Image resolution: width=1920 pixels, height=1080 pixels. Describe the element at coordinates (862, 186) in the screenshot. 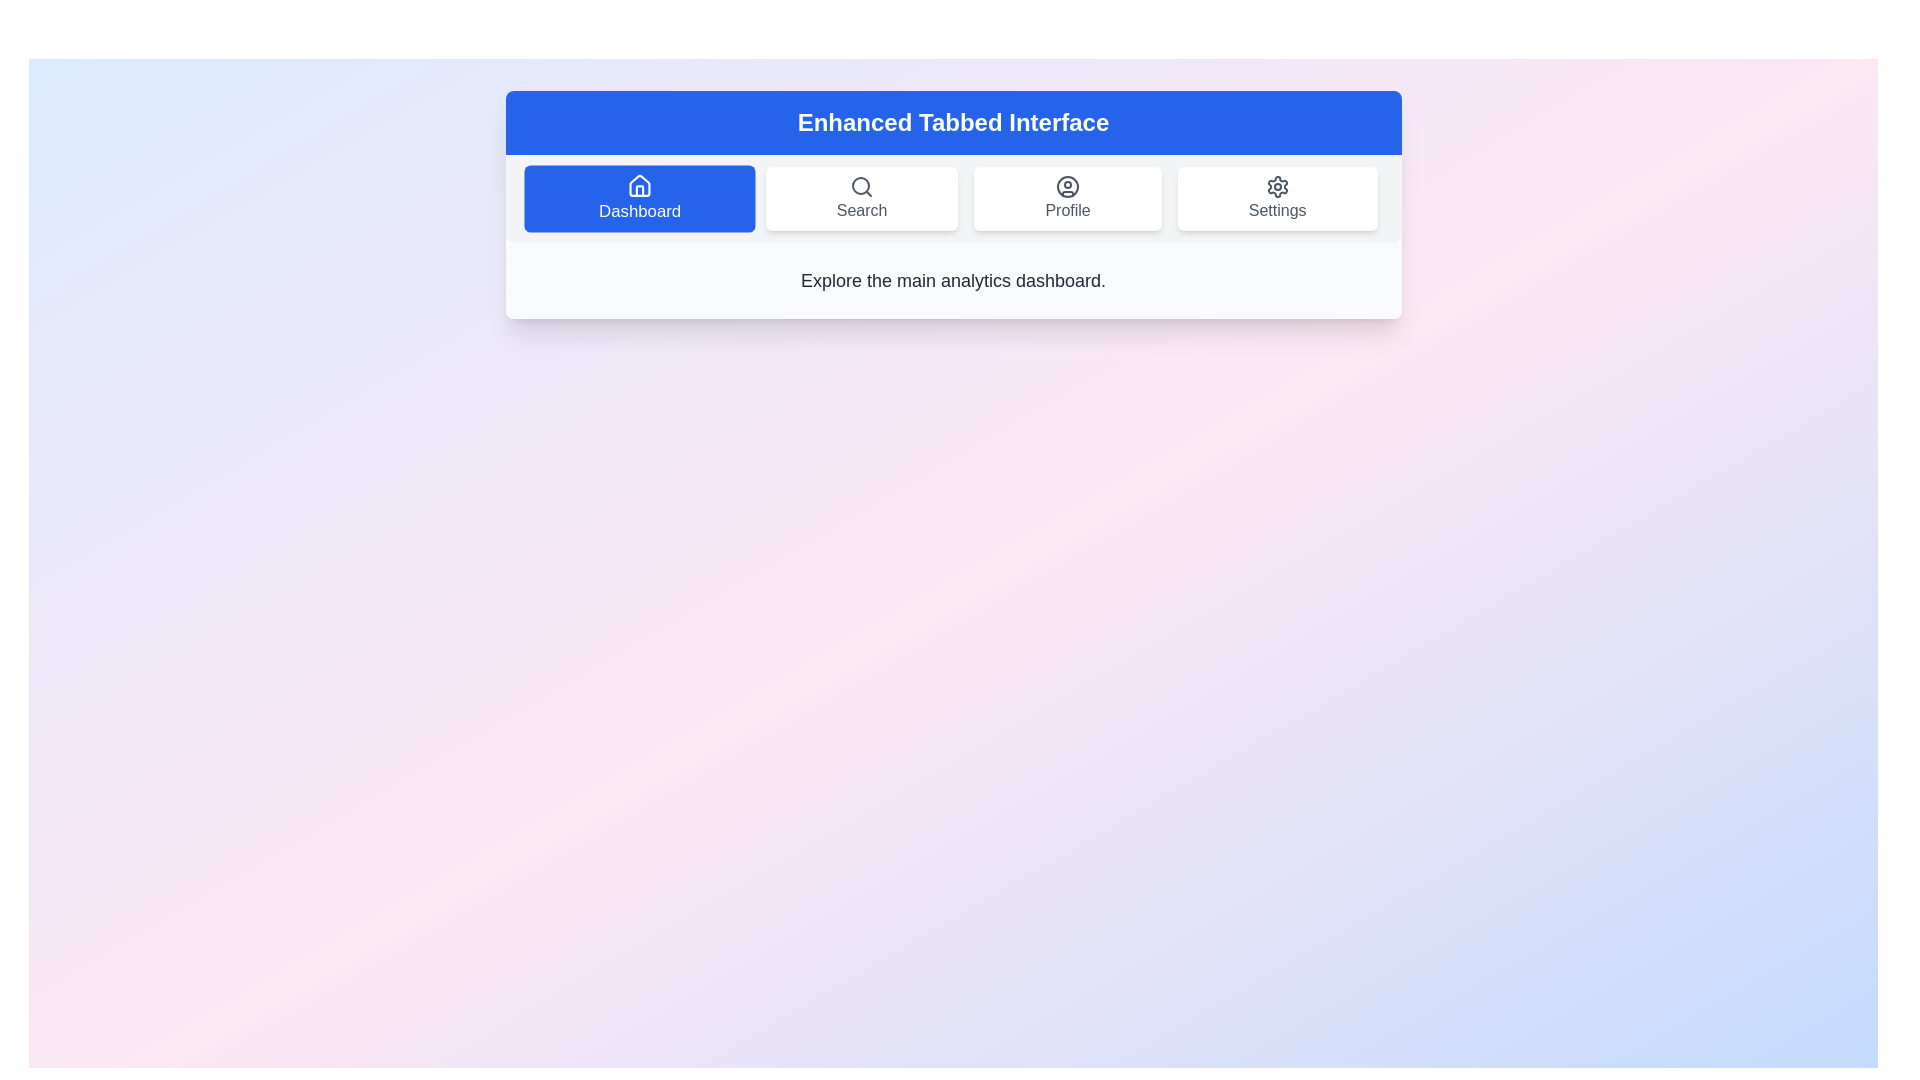

I see `the search icon located above the 'Search' text label in the second item slot of the navigation bar` at that location.